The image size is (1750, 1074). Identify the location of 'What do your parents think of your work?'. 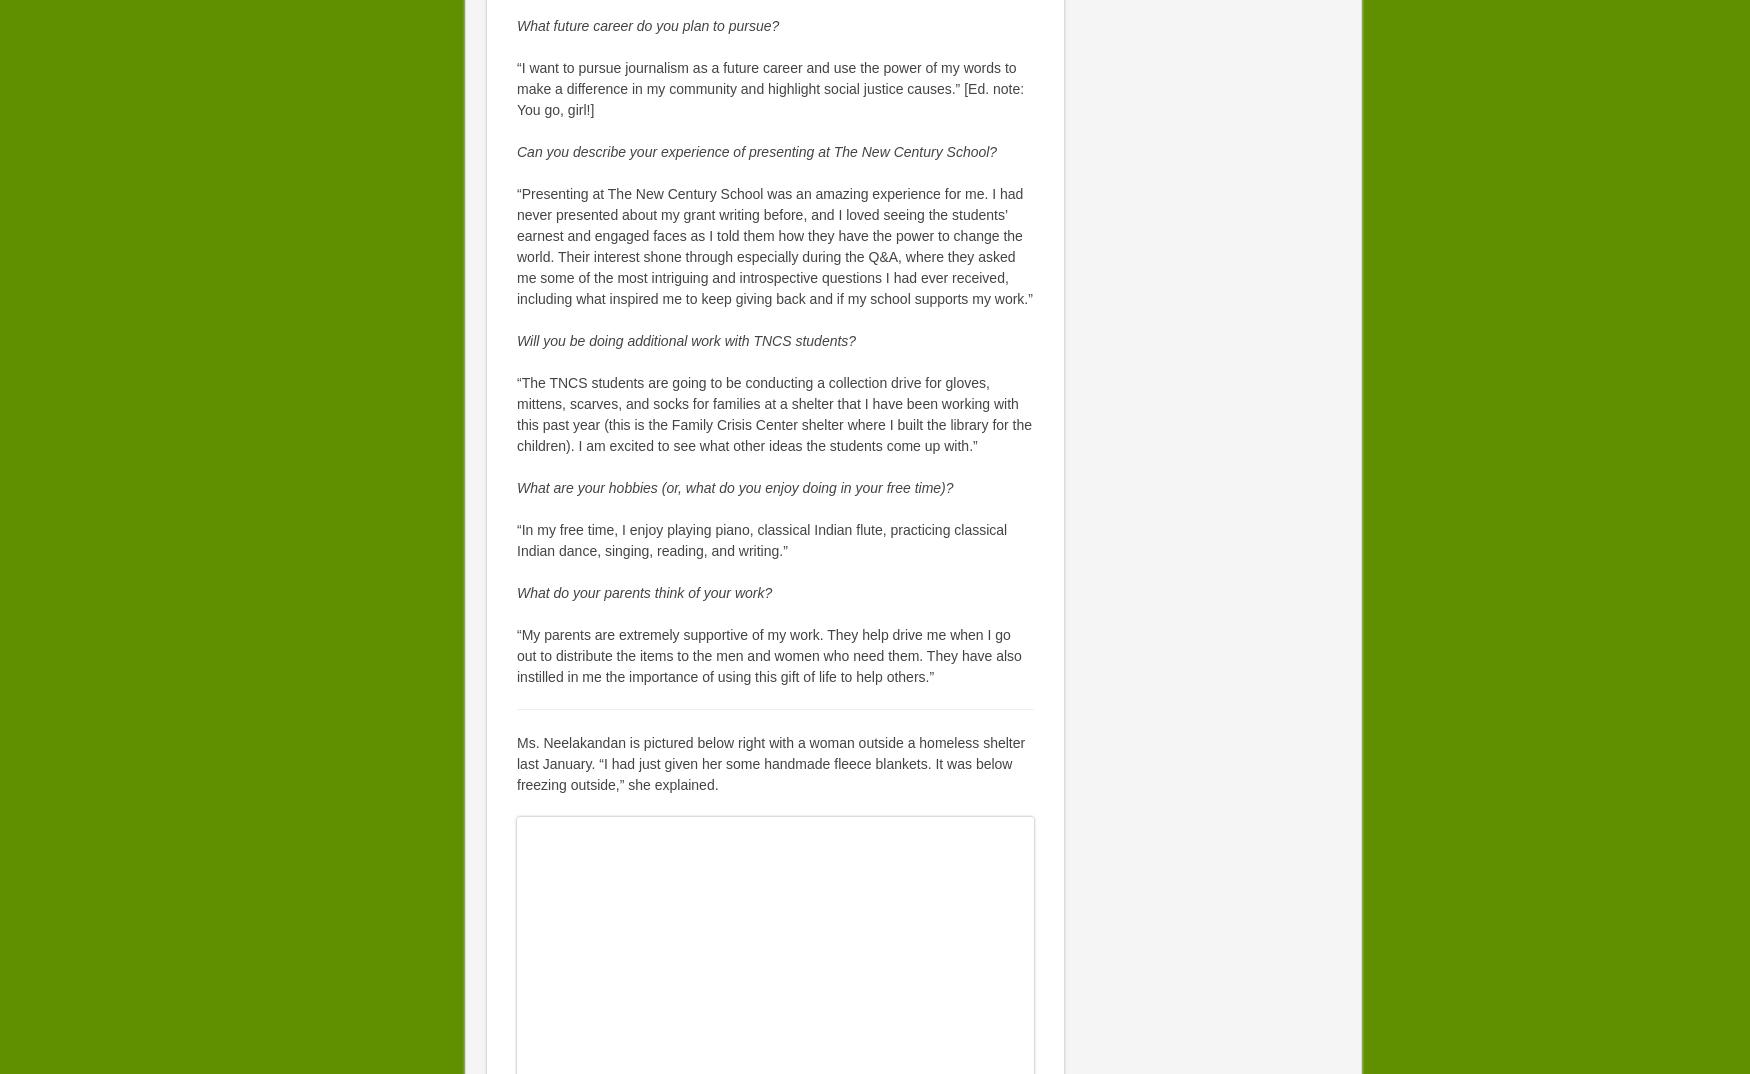
(515, 592).